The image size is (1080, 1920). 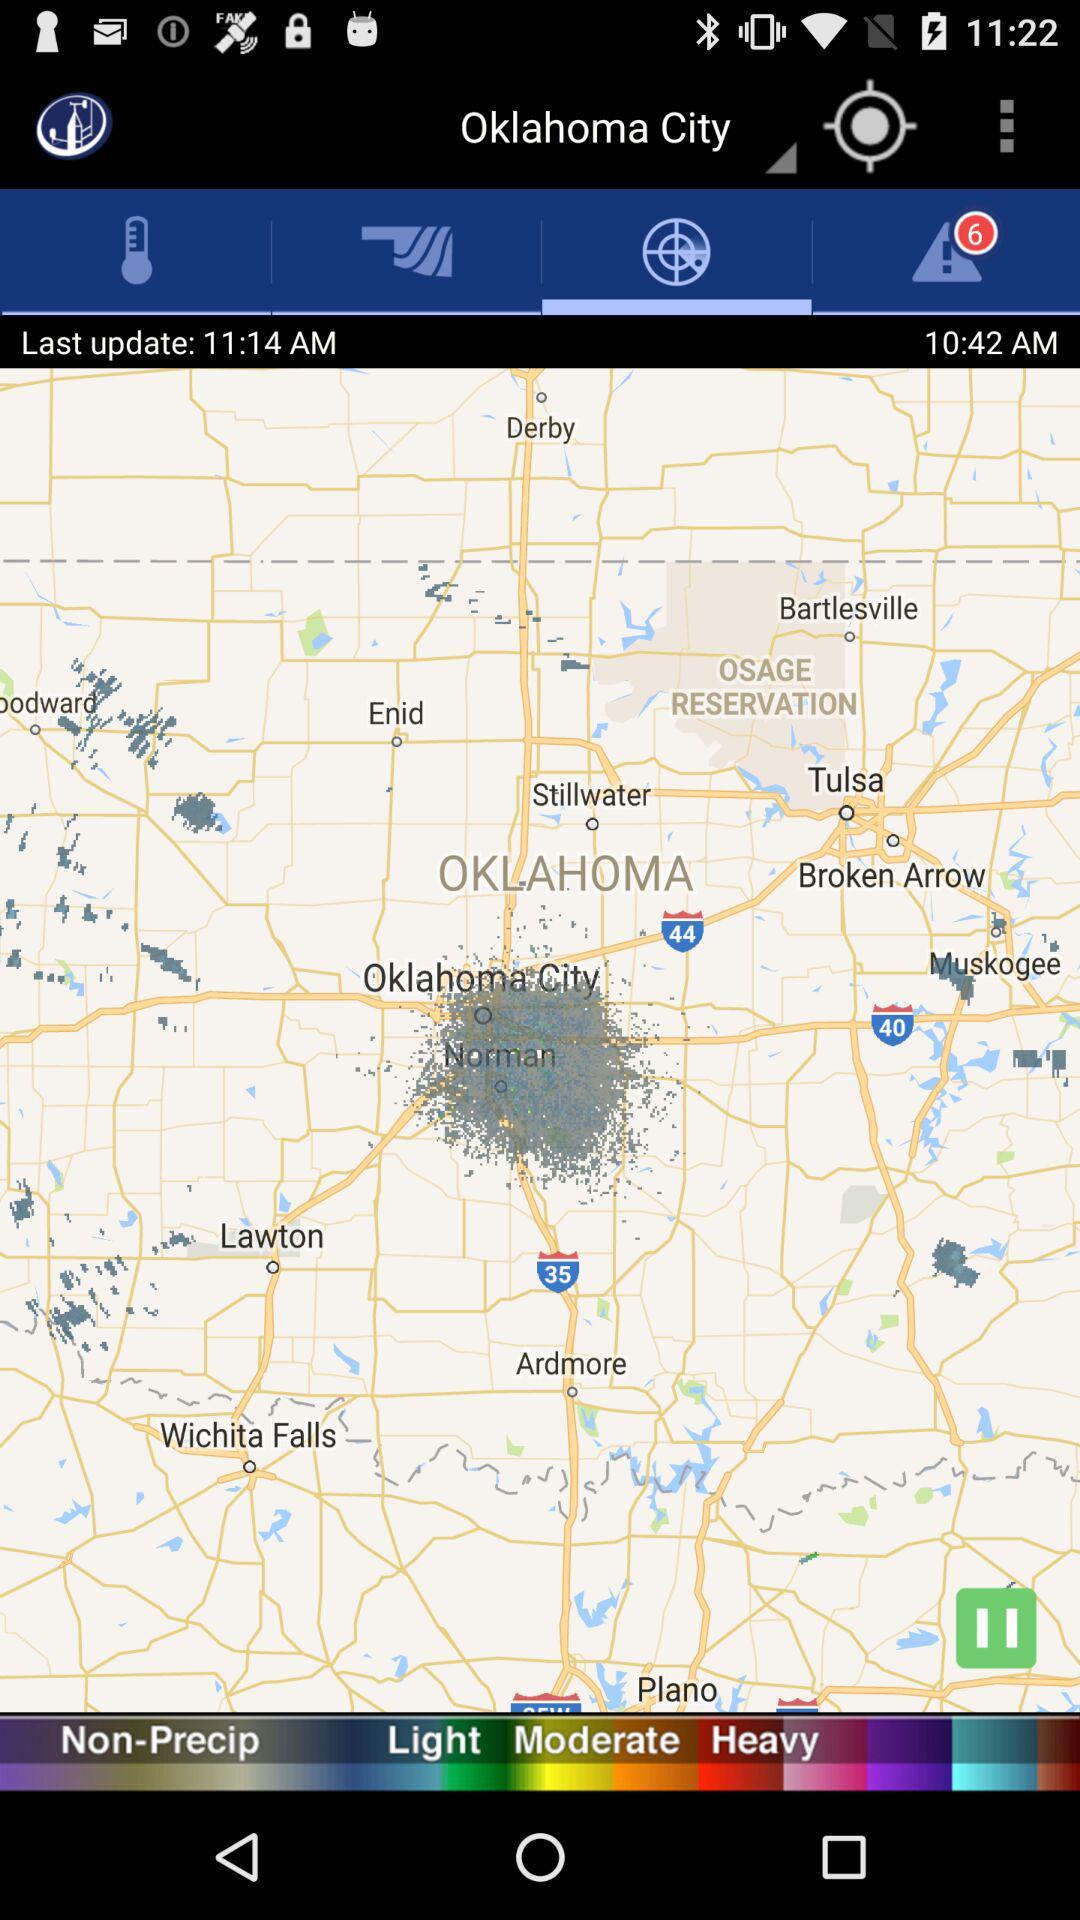 What do you see at coordinates (1006, 124) in the screenshot?
I see `options button` at bounding box center [1006, 124].